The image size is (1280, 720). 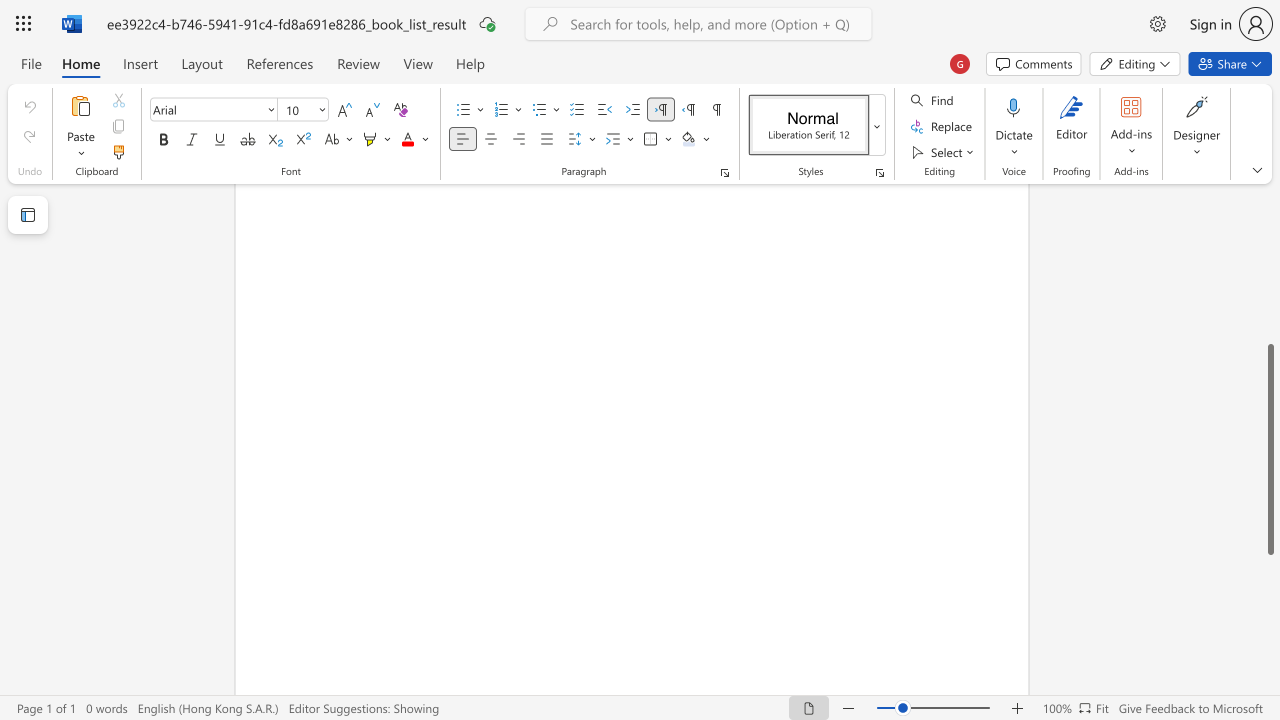 I want to click on the side scrollbar to bring the page up, so click(x=1269, y=310).